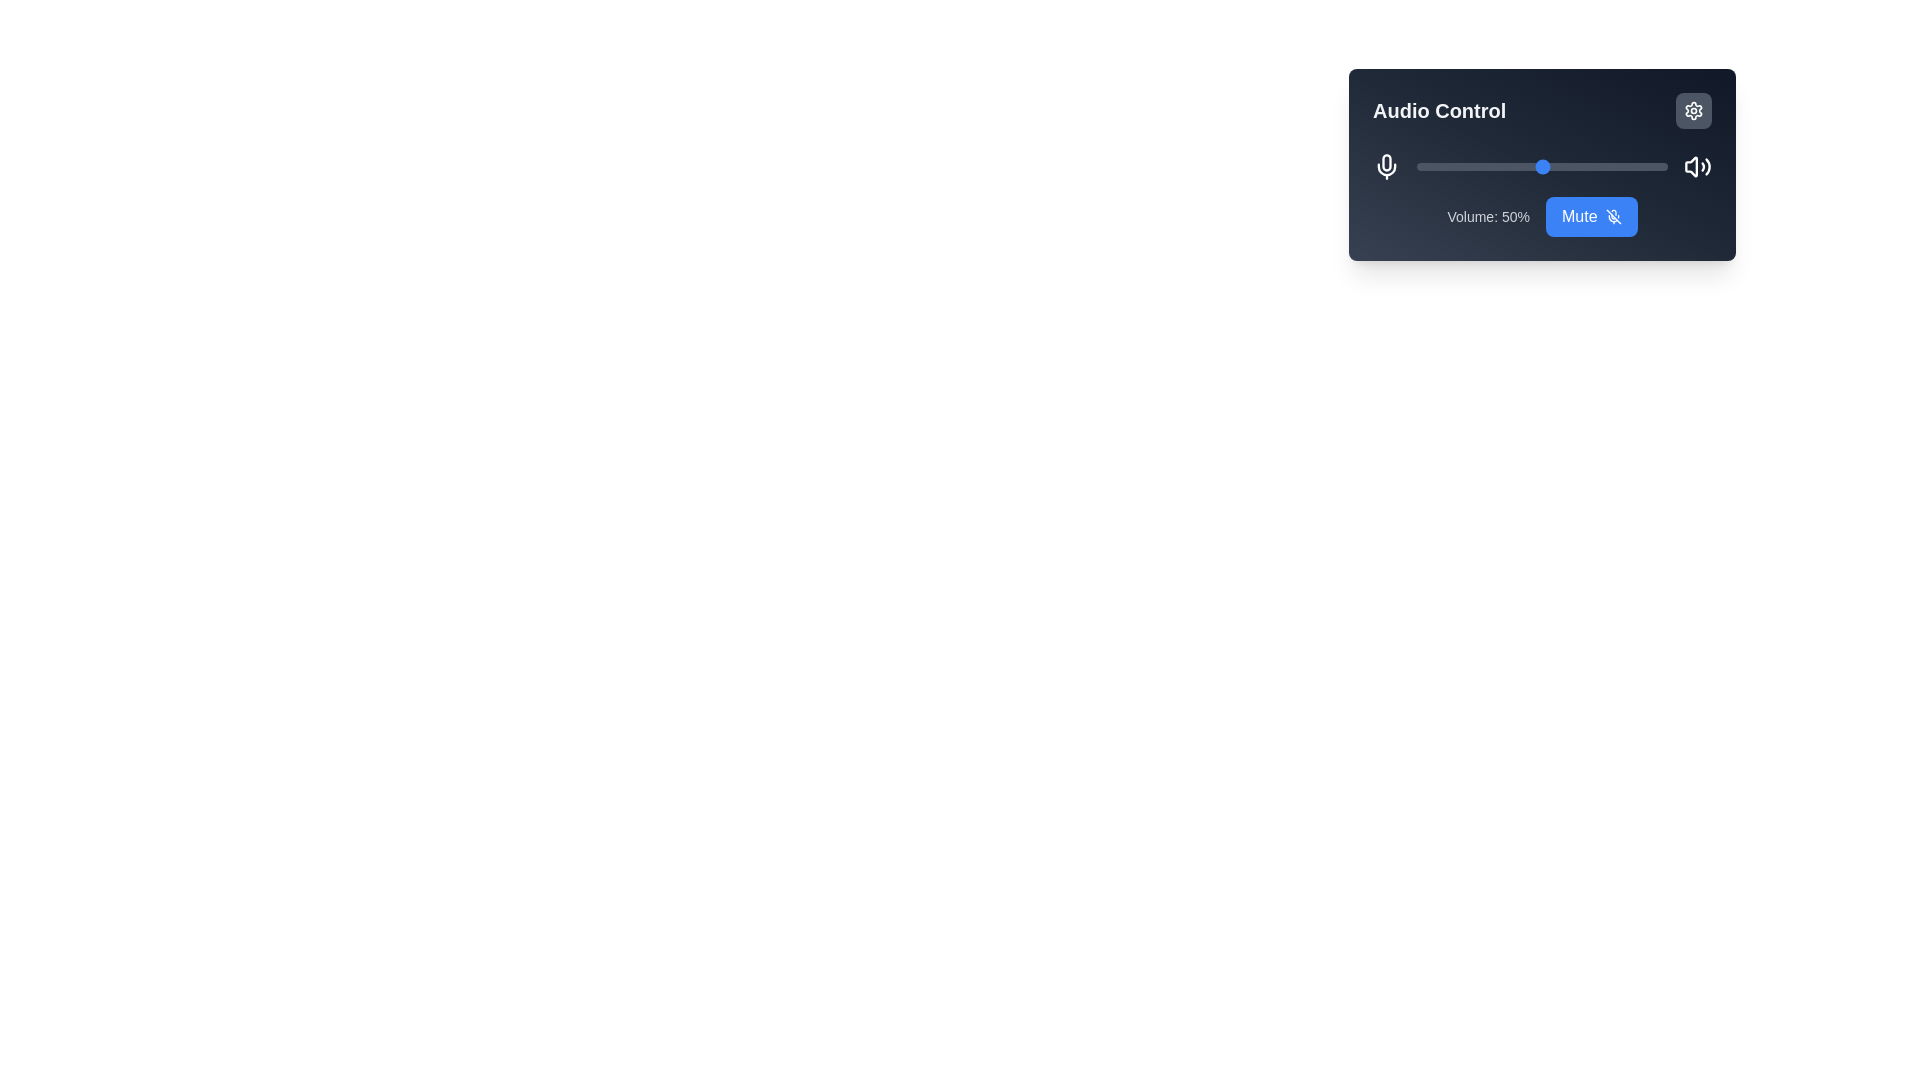 The height and width of the screenshot is (1080, 1920). Describe the element at coordinates (1590, 216) in the screenshot. I see `the rectangular 'Mute' button with a blue background and white text in the audio control panel` at that location.